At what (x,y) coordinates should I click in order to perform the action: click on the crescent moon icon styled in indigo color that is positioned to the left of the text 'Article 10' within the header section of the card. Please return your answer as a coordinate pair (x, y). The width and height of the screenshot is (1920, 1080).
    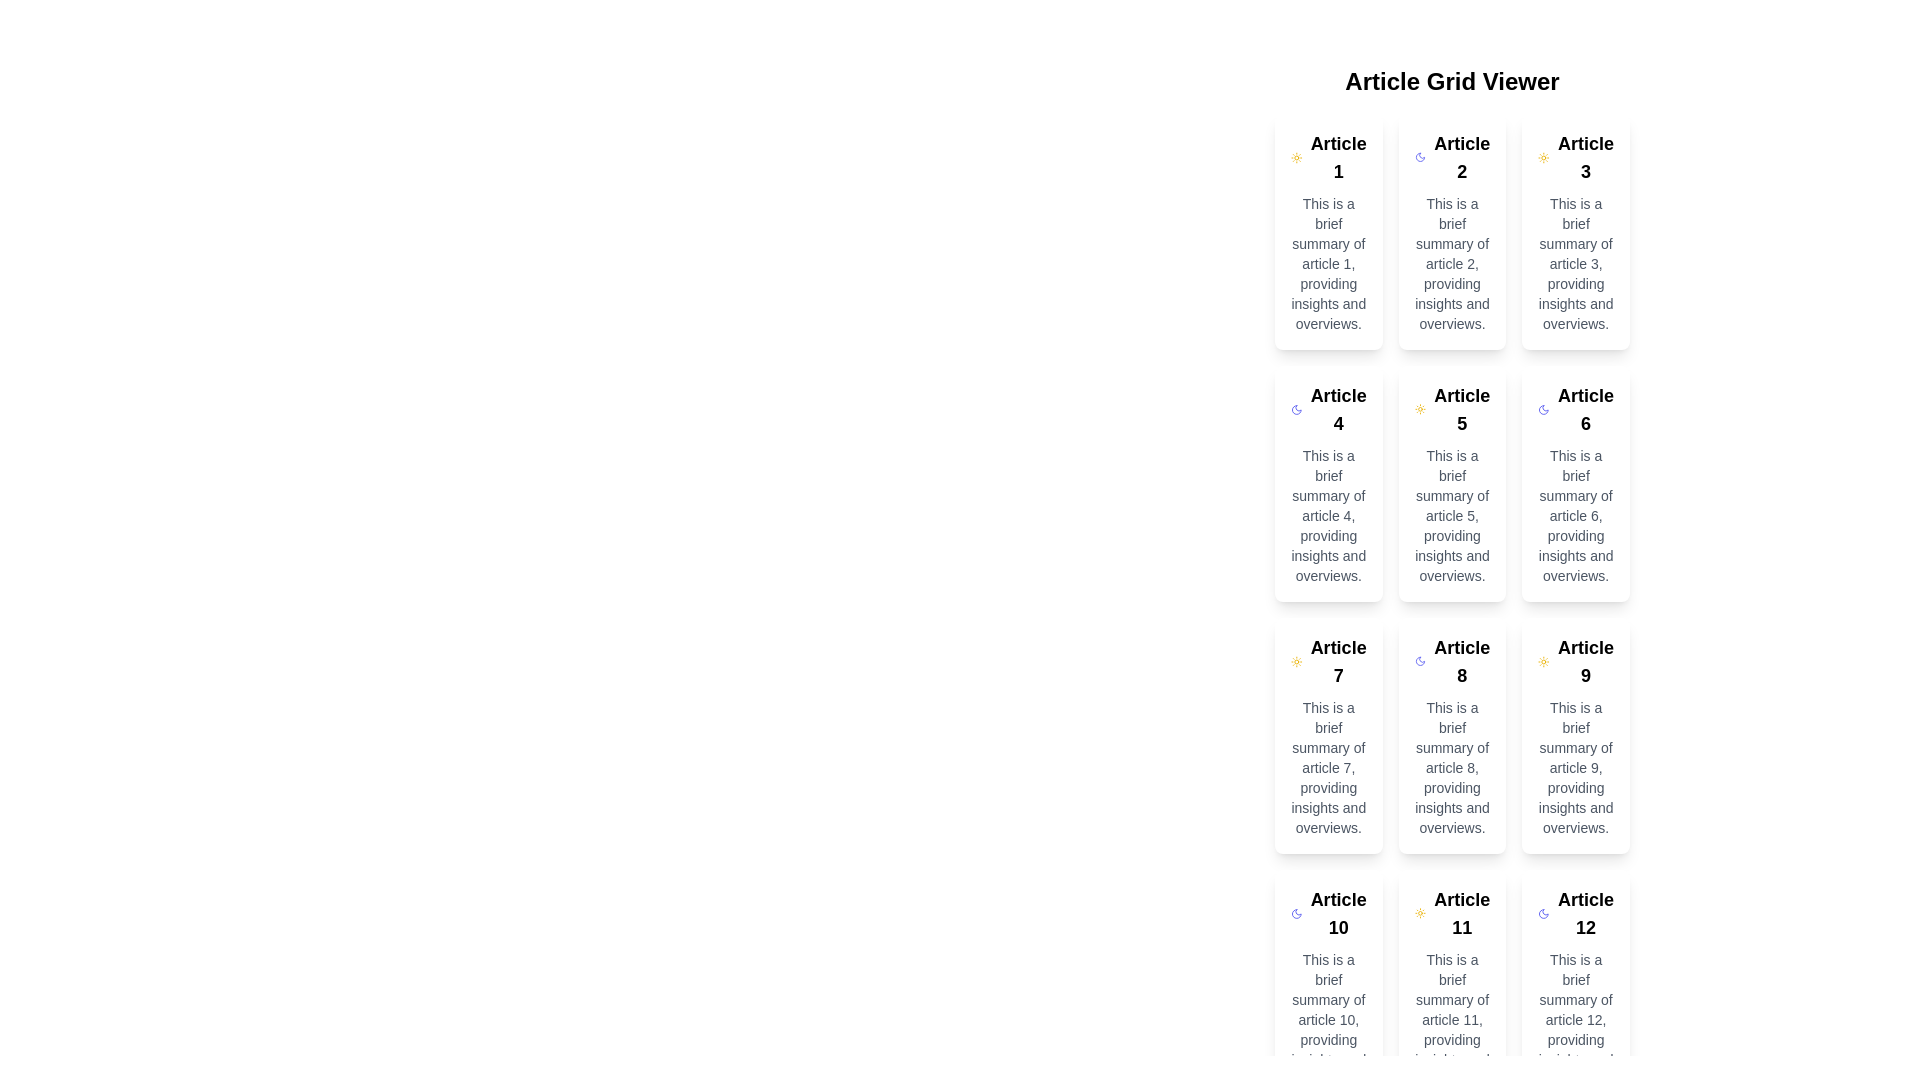
    Looking at the image, I should click on (1296, 914).